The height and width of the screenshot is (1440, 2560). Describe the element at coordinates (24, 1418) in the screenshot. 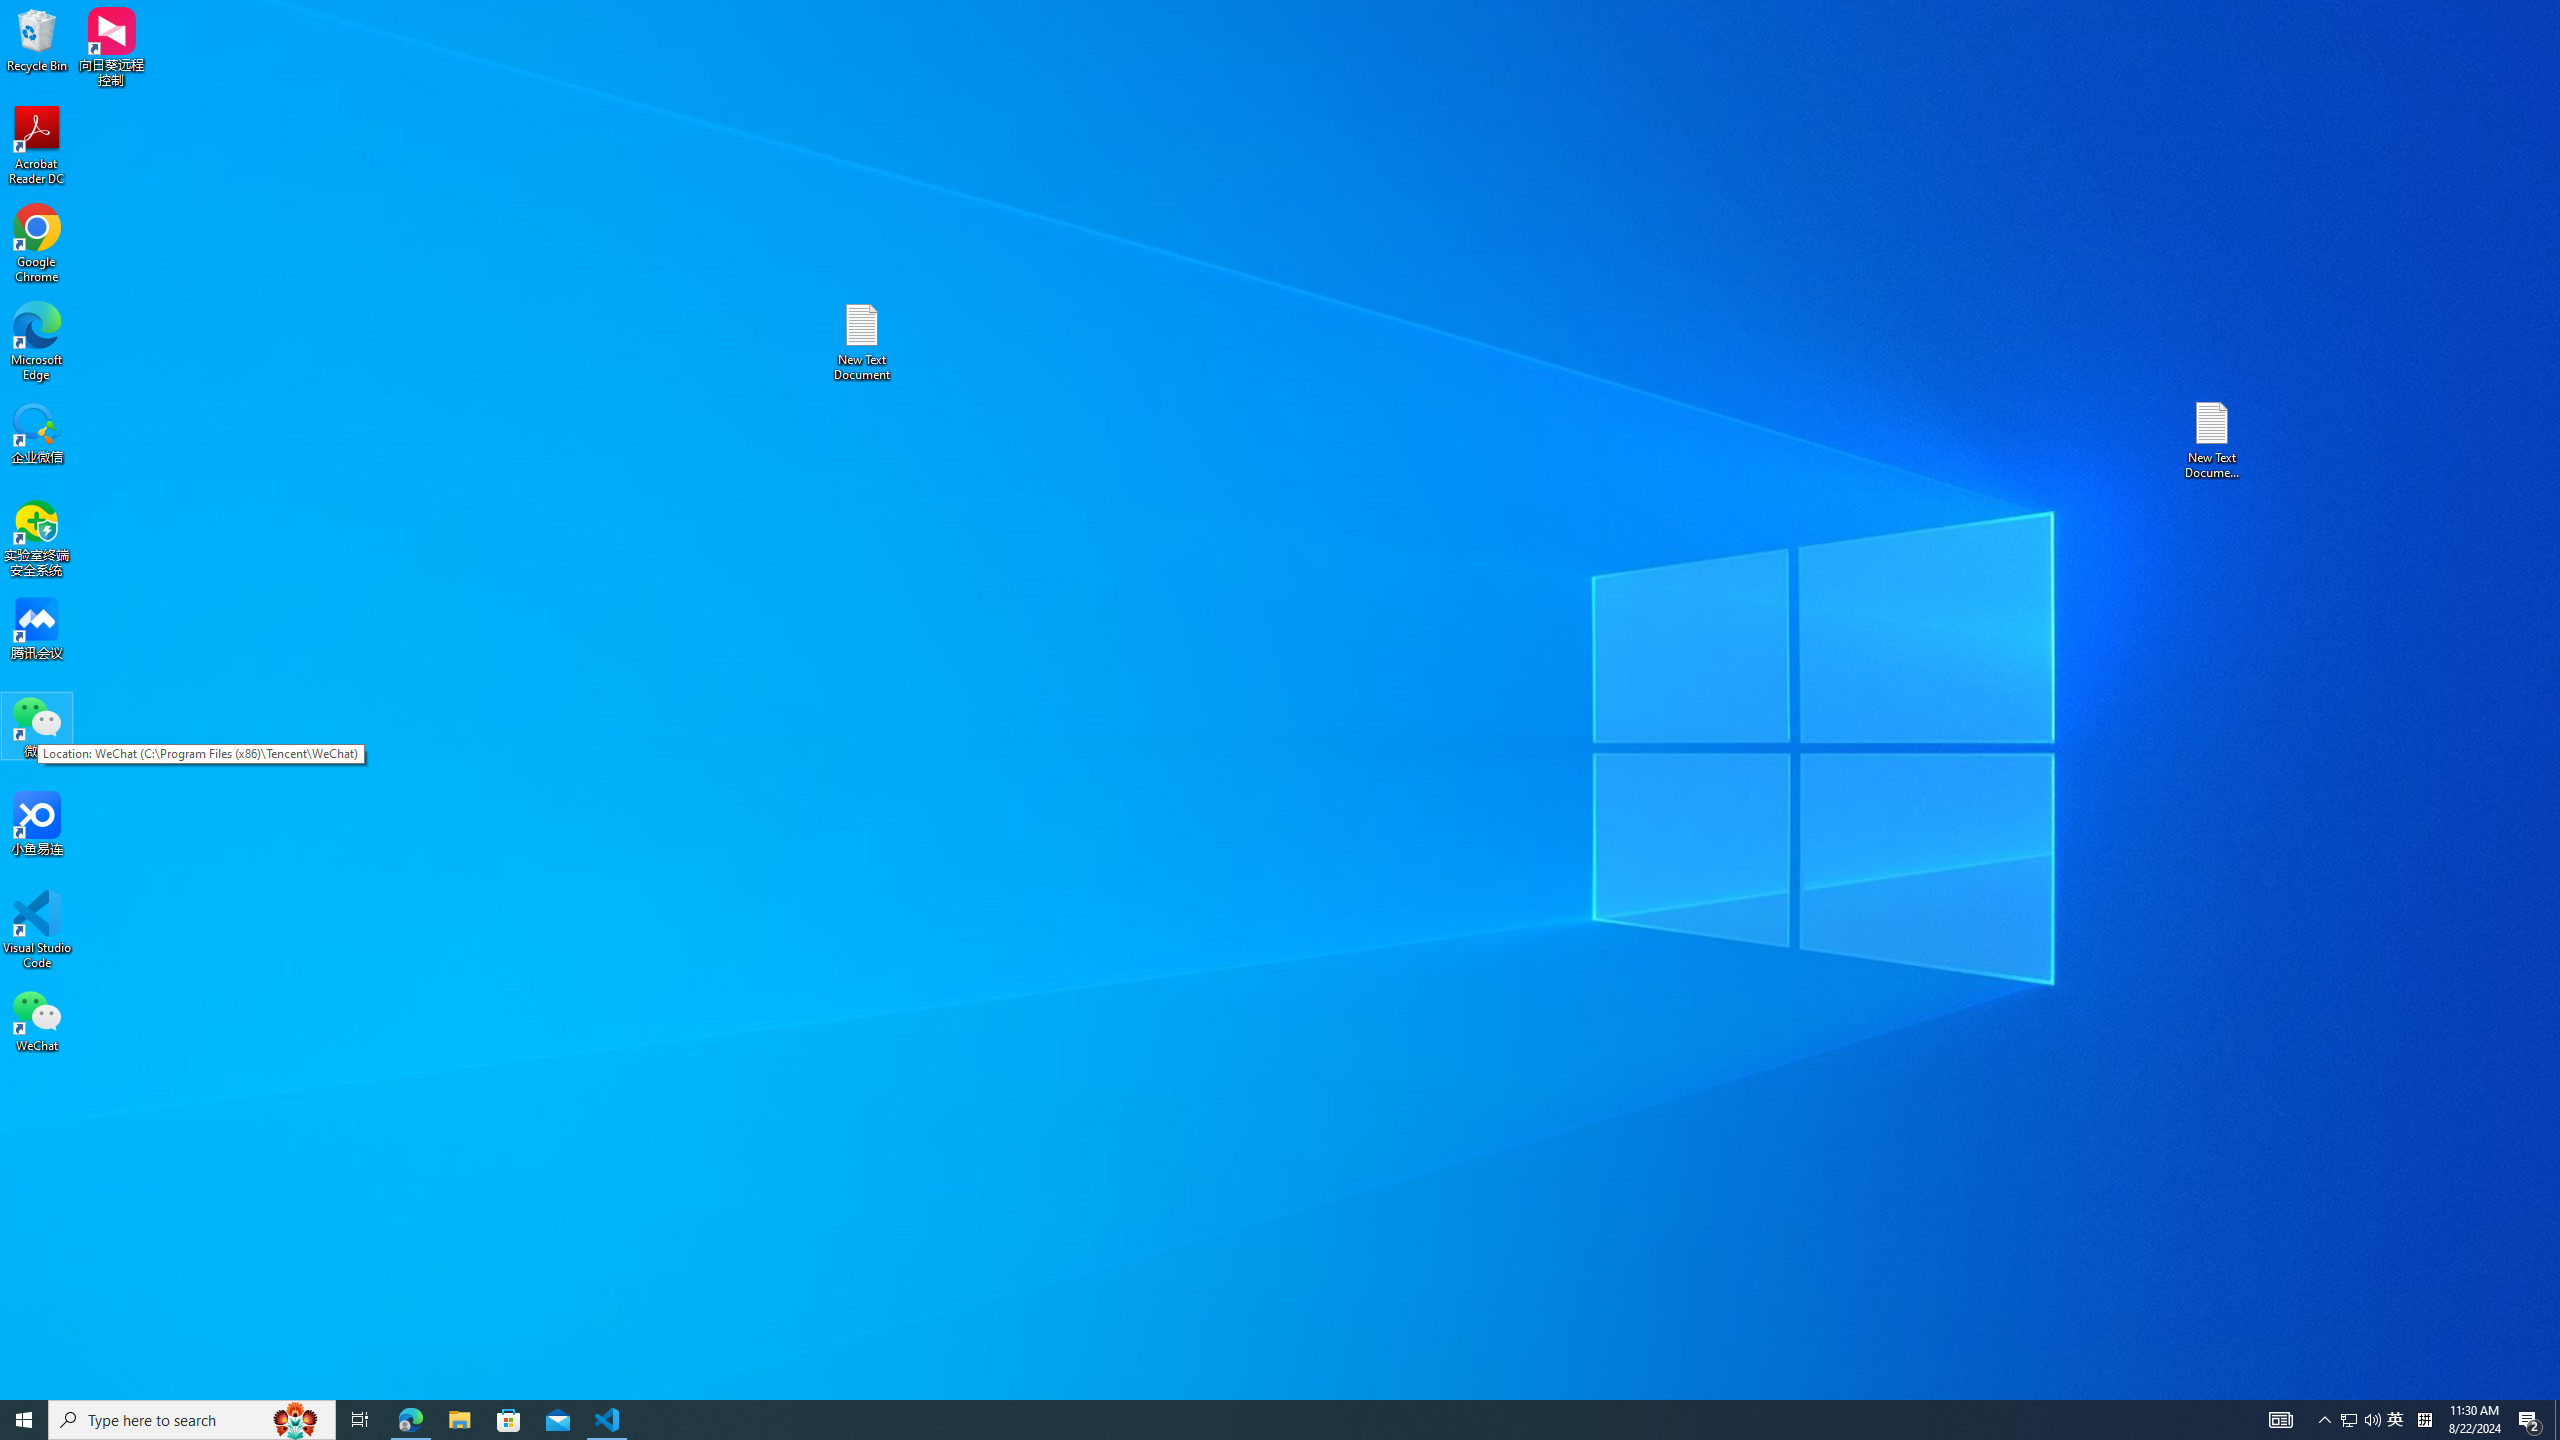

I see `'Start'` at that location.